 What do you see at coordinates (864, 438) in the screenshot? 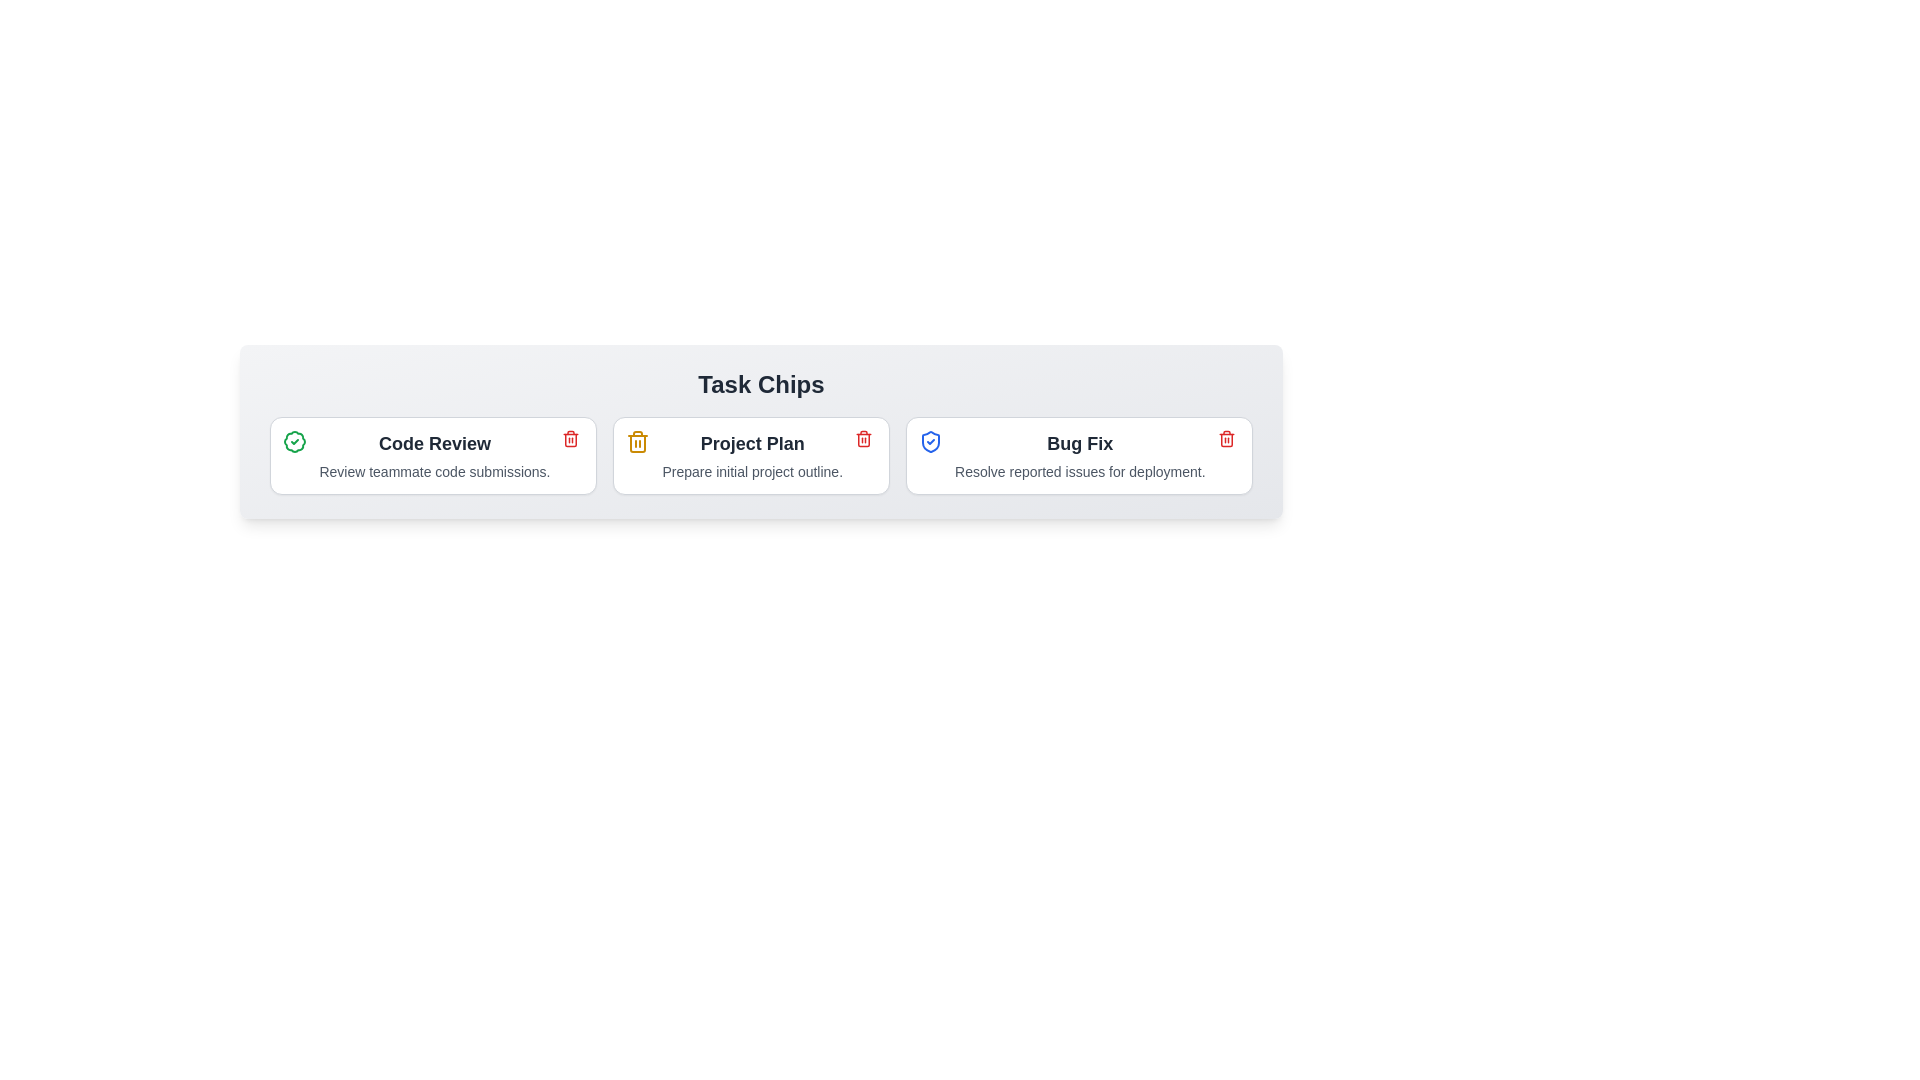
I see `delete button for the task titled Project Plan` at bounding box center [864, 438].